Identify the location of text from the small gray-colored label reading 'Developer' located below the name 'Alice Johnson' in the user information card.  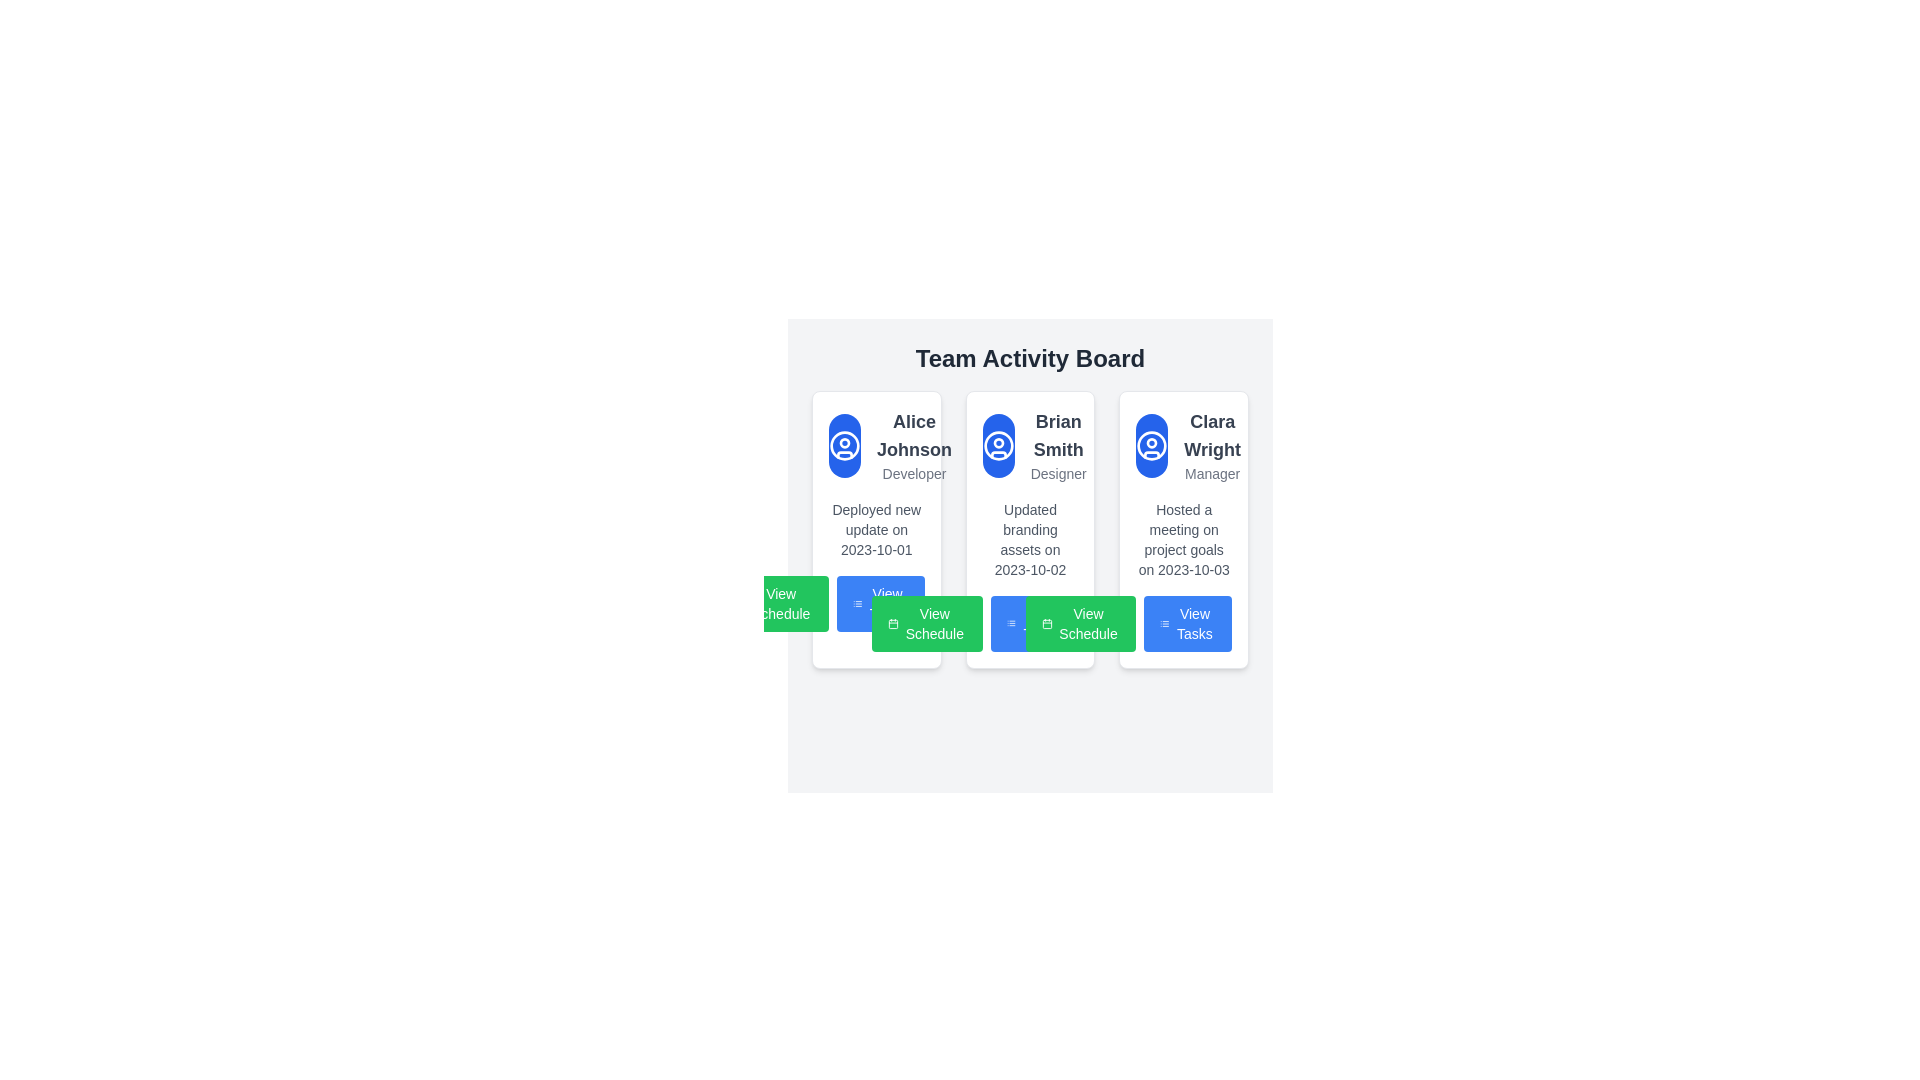
(913, 474).